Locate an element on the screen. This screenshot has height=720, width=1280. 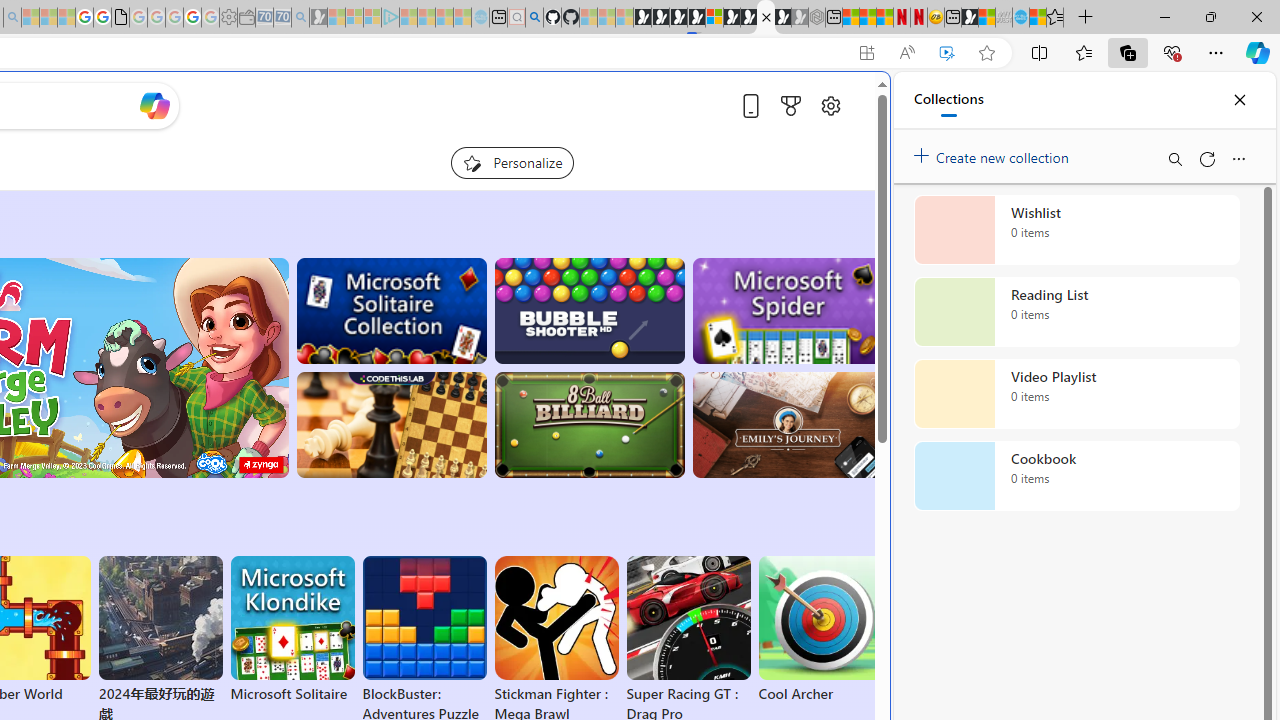
'Emily' is located at coordinates (786, 424).